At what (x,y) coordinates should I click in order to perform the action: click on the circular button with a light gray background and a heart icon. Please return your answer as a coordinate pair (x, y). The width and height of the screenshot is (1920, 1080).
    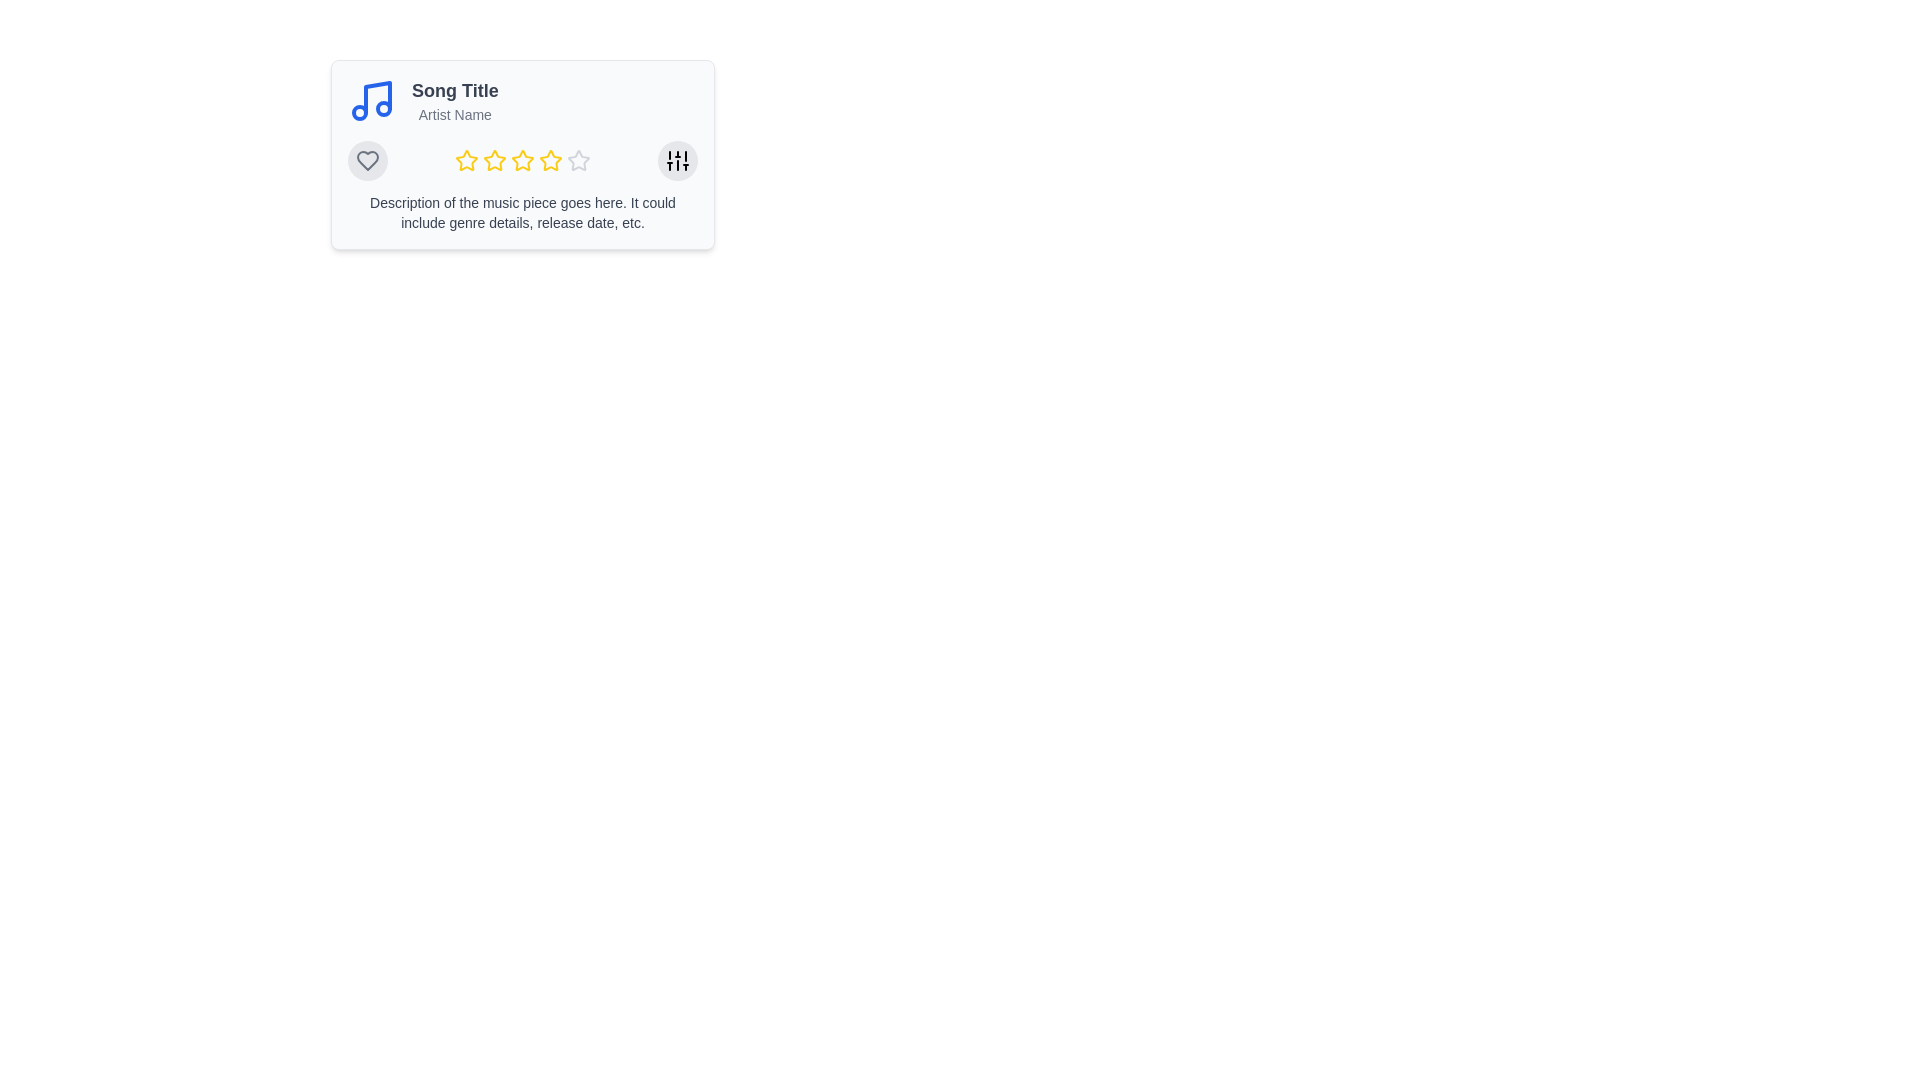
    Looking at the image, I should click on (368, 160).